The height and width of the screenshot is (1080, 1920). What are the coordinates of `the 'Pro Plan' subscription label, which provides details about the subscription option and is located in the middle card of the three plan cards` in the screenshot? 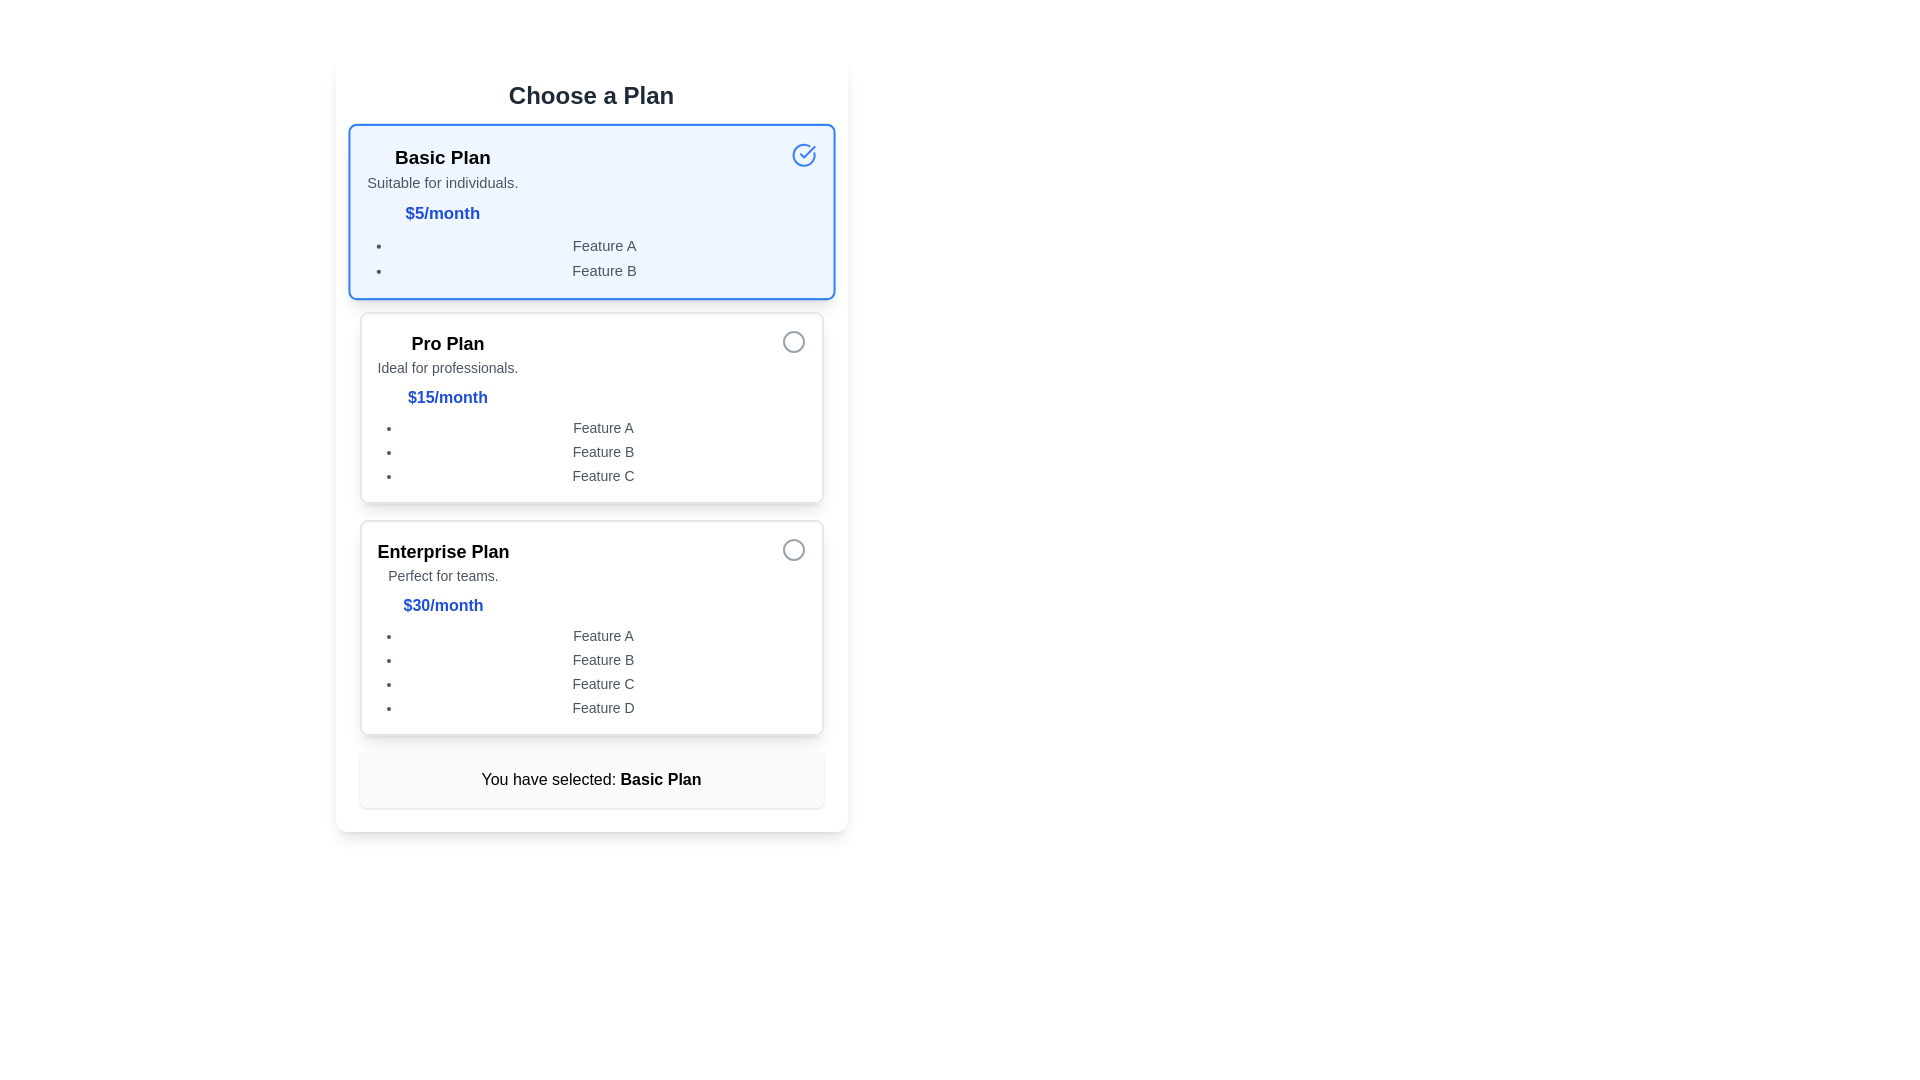 It's located at (446, 370).